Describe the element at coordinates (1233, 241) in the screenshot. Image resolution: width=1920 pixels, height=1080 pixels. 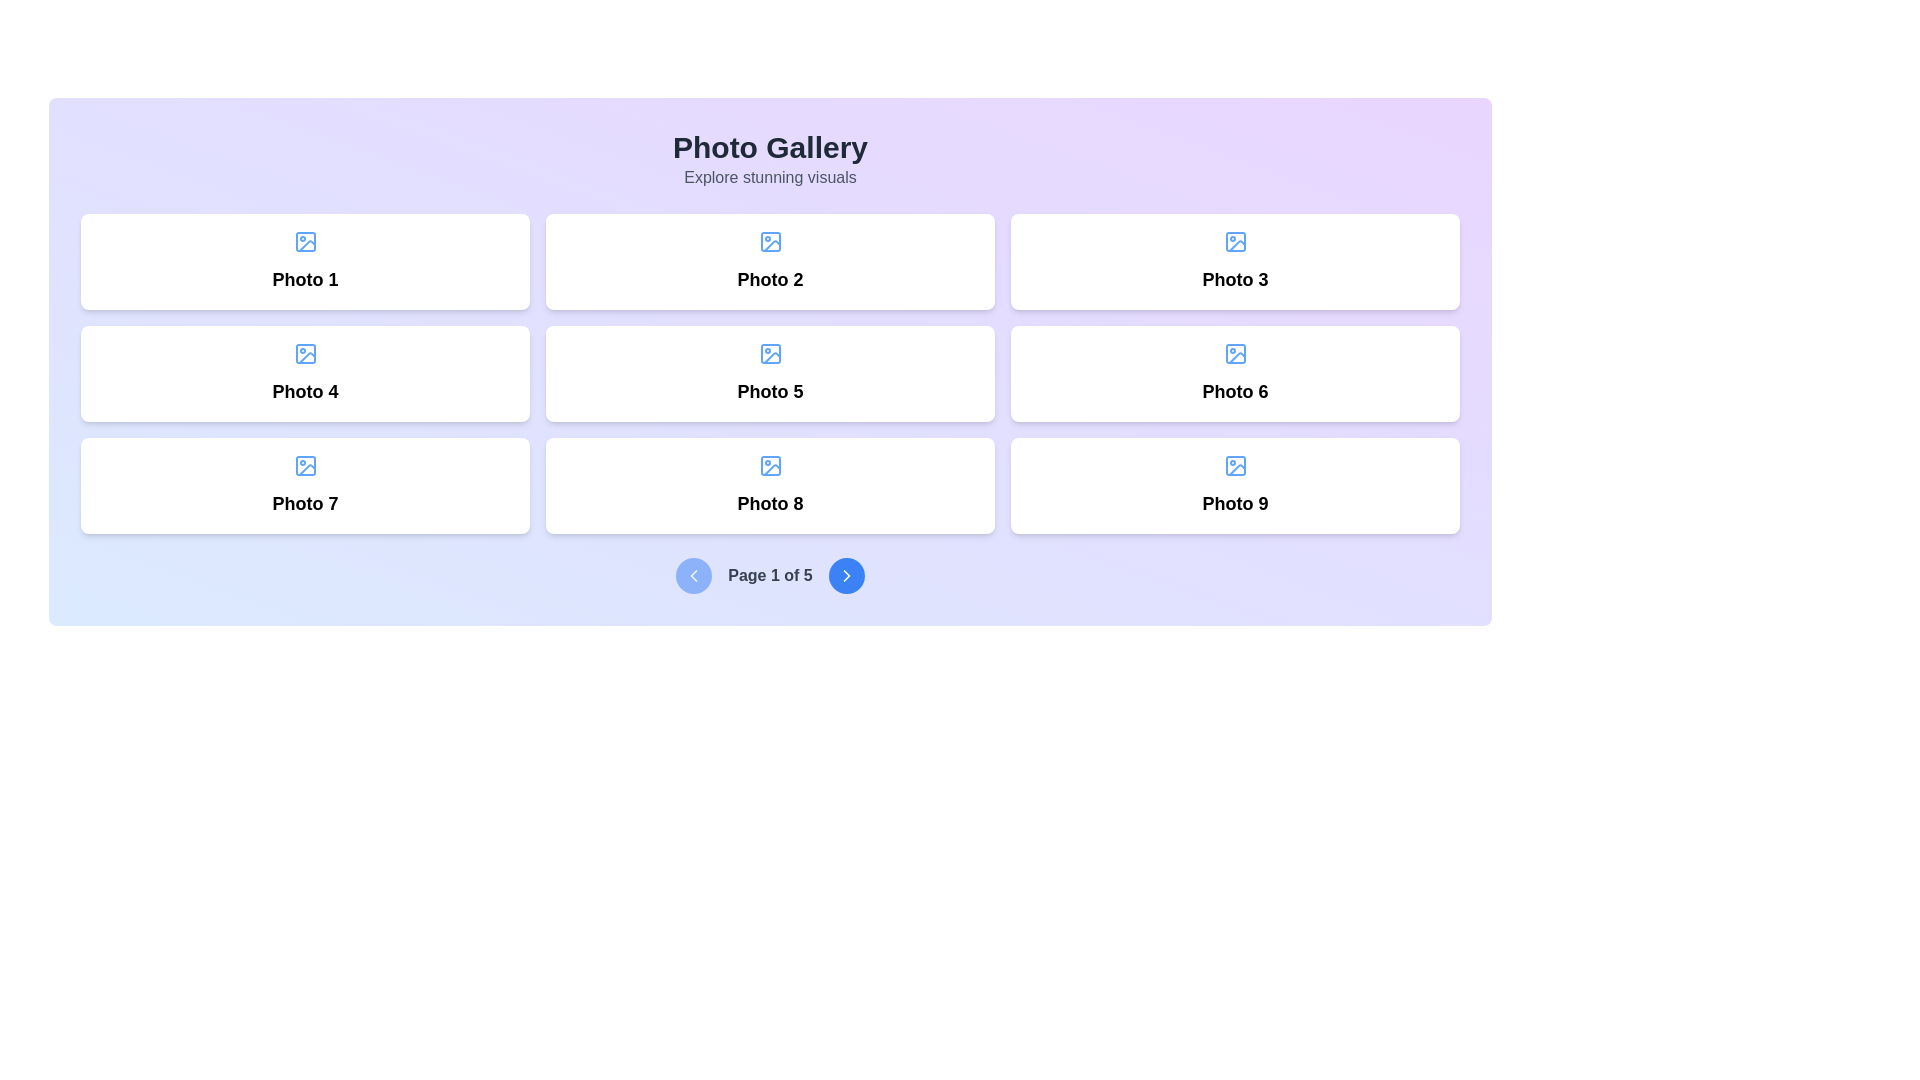
I see `the small icon depicting an image frame with a circular placeholder inside, located above the text 'Photo 3' in the third column of the first row of the photo grid` at that location.